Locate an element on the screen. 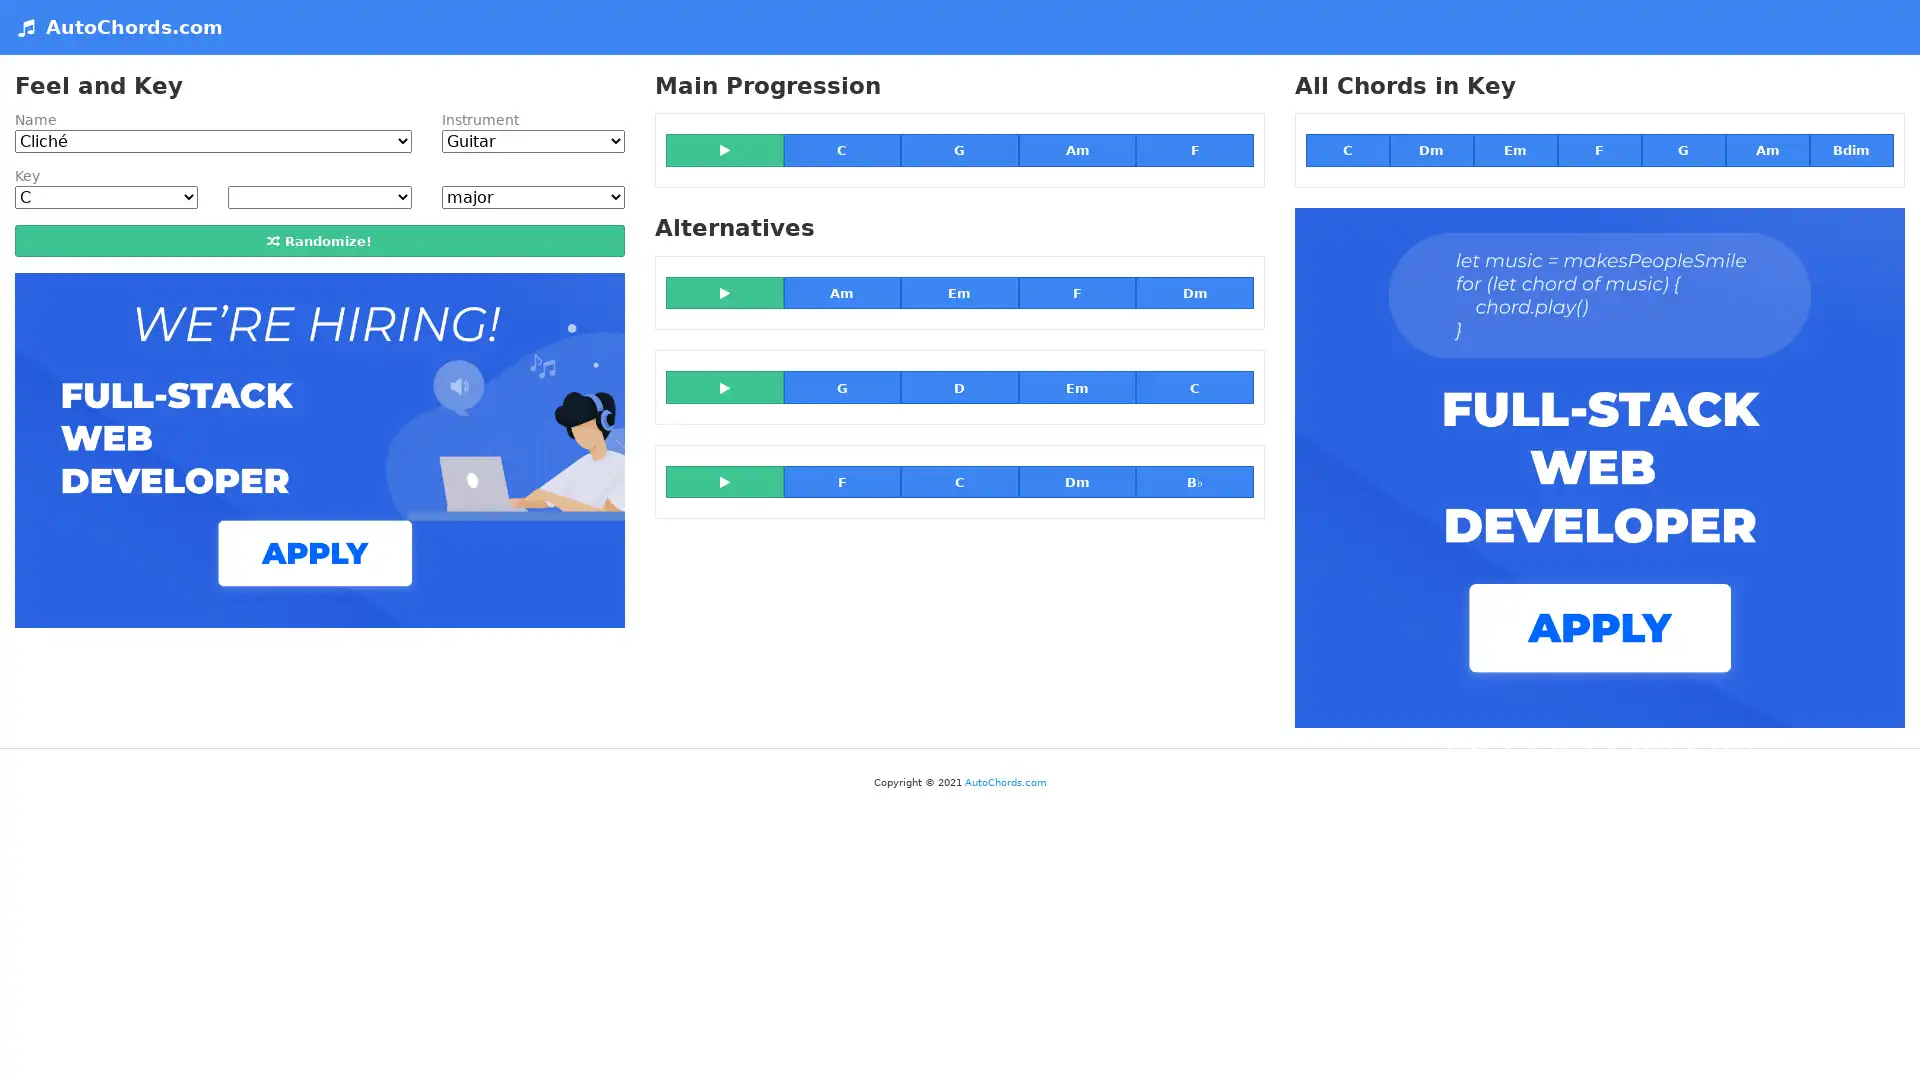  G is located at coordinates (1682, 149).